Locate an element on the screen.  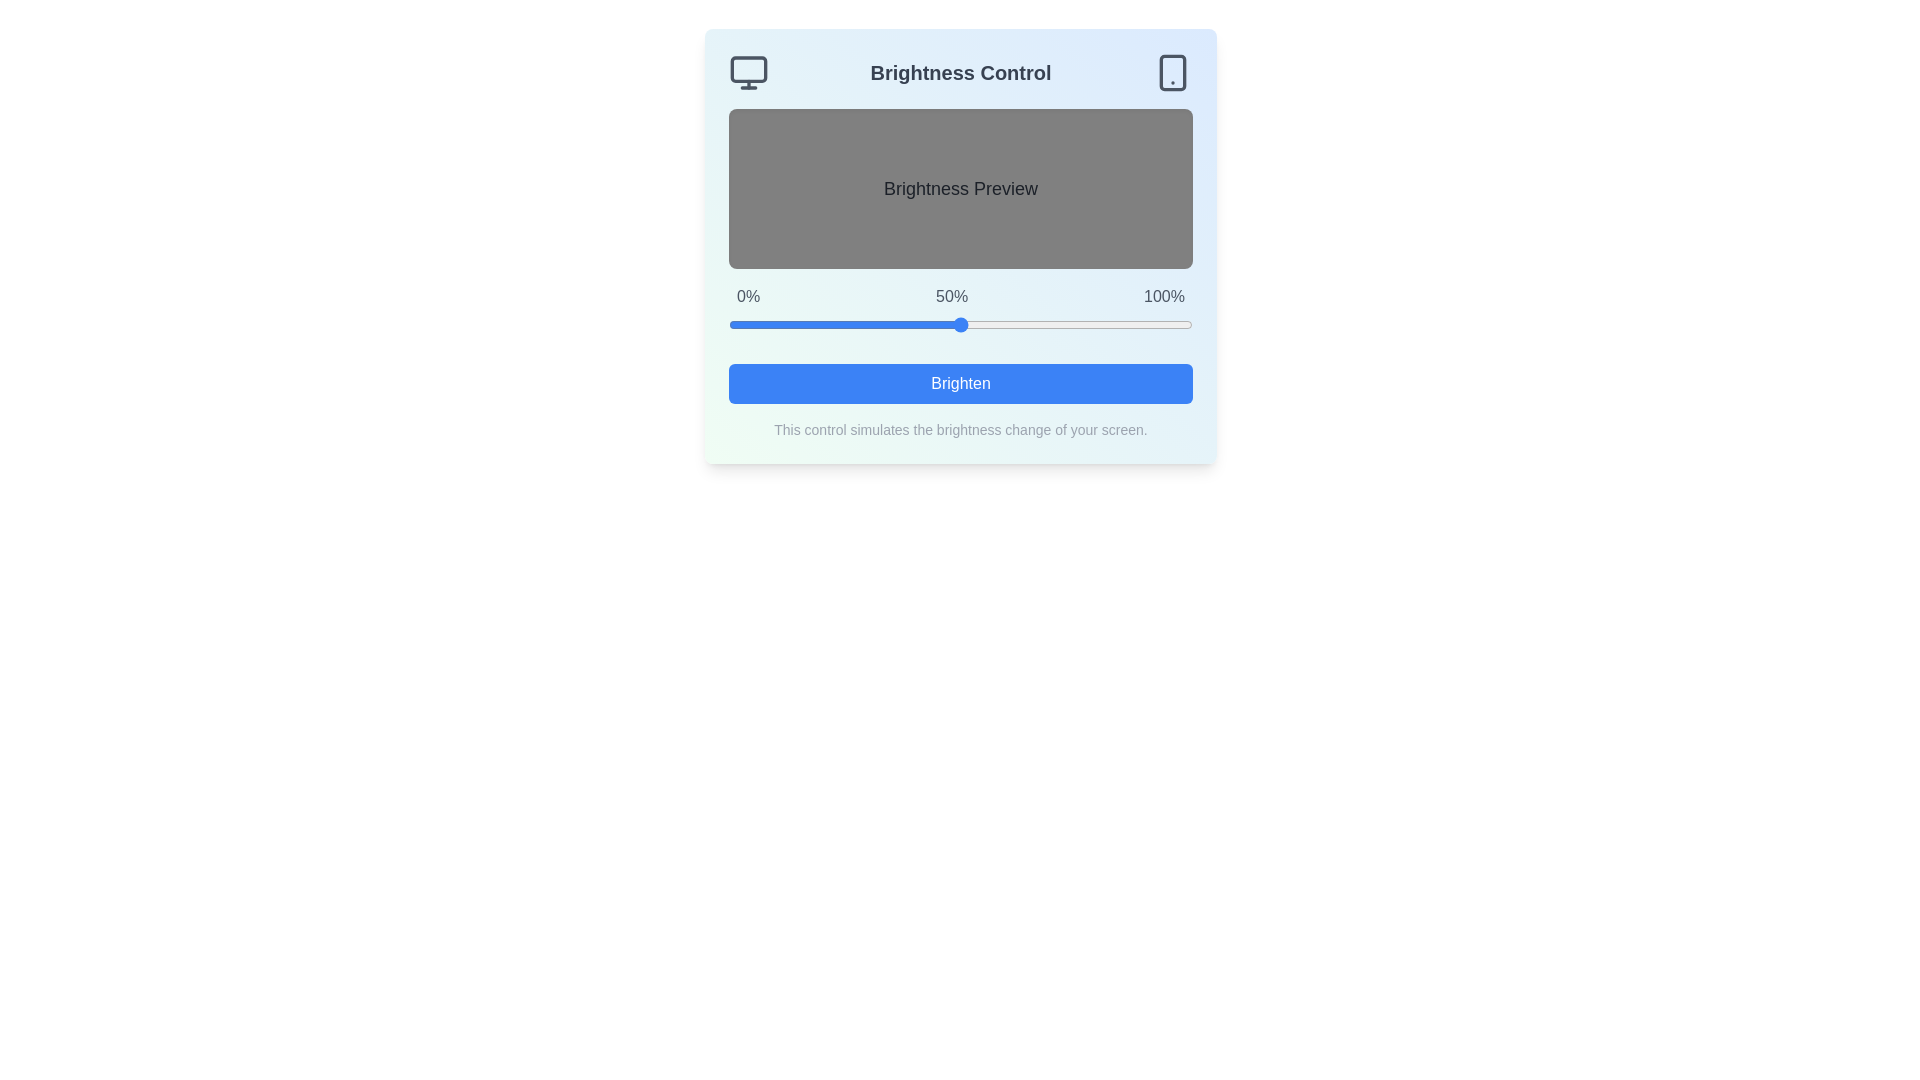
the brightness slider to 95% is located at coordinates (1169, 323).